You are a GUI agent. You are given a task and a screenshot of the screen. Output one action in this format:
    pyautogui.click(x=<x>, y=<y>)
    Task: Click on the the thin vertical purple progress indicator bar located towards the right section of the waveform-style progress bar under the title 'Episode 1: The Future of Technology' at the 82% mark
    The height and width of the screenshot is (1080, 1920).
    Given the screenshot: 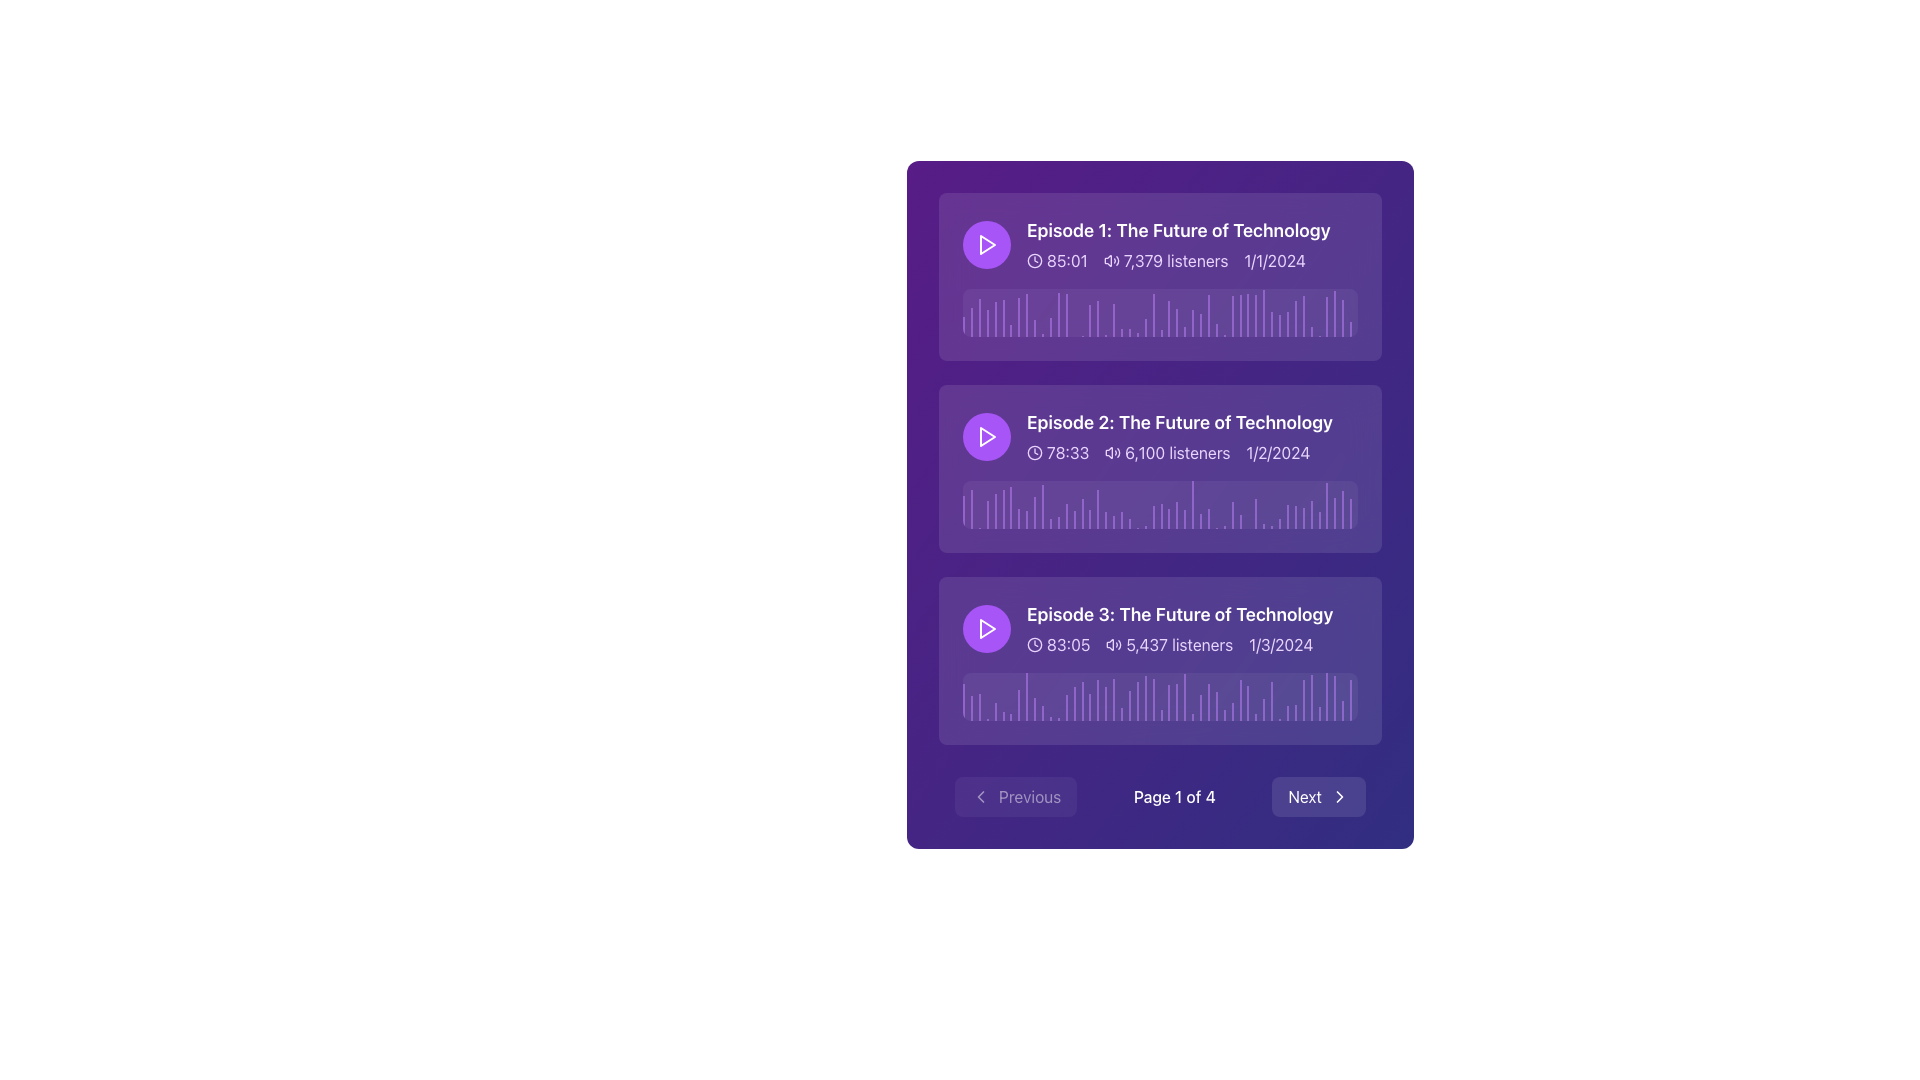 What is the action you would take?
    pyautogui.click(x=1287, y=323)
    